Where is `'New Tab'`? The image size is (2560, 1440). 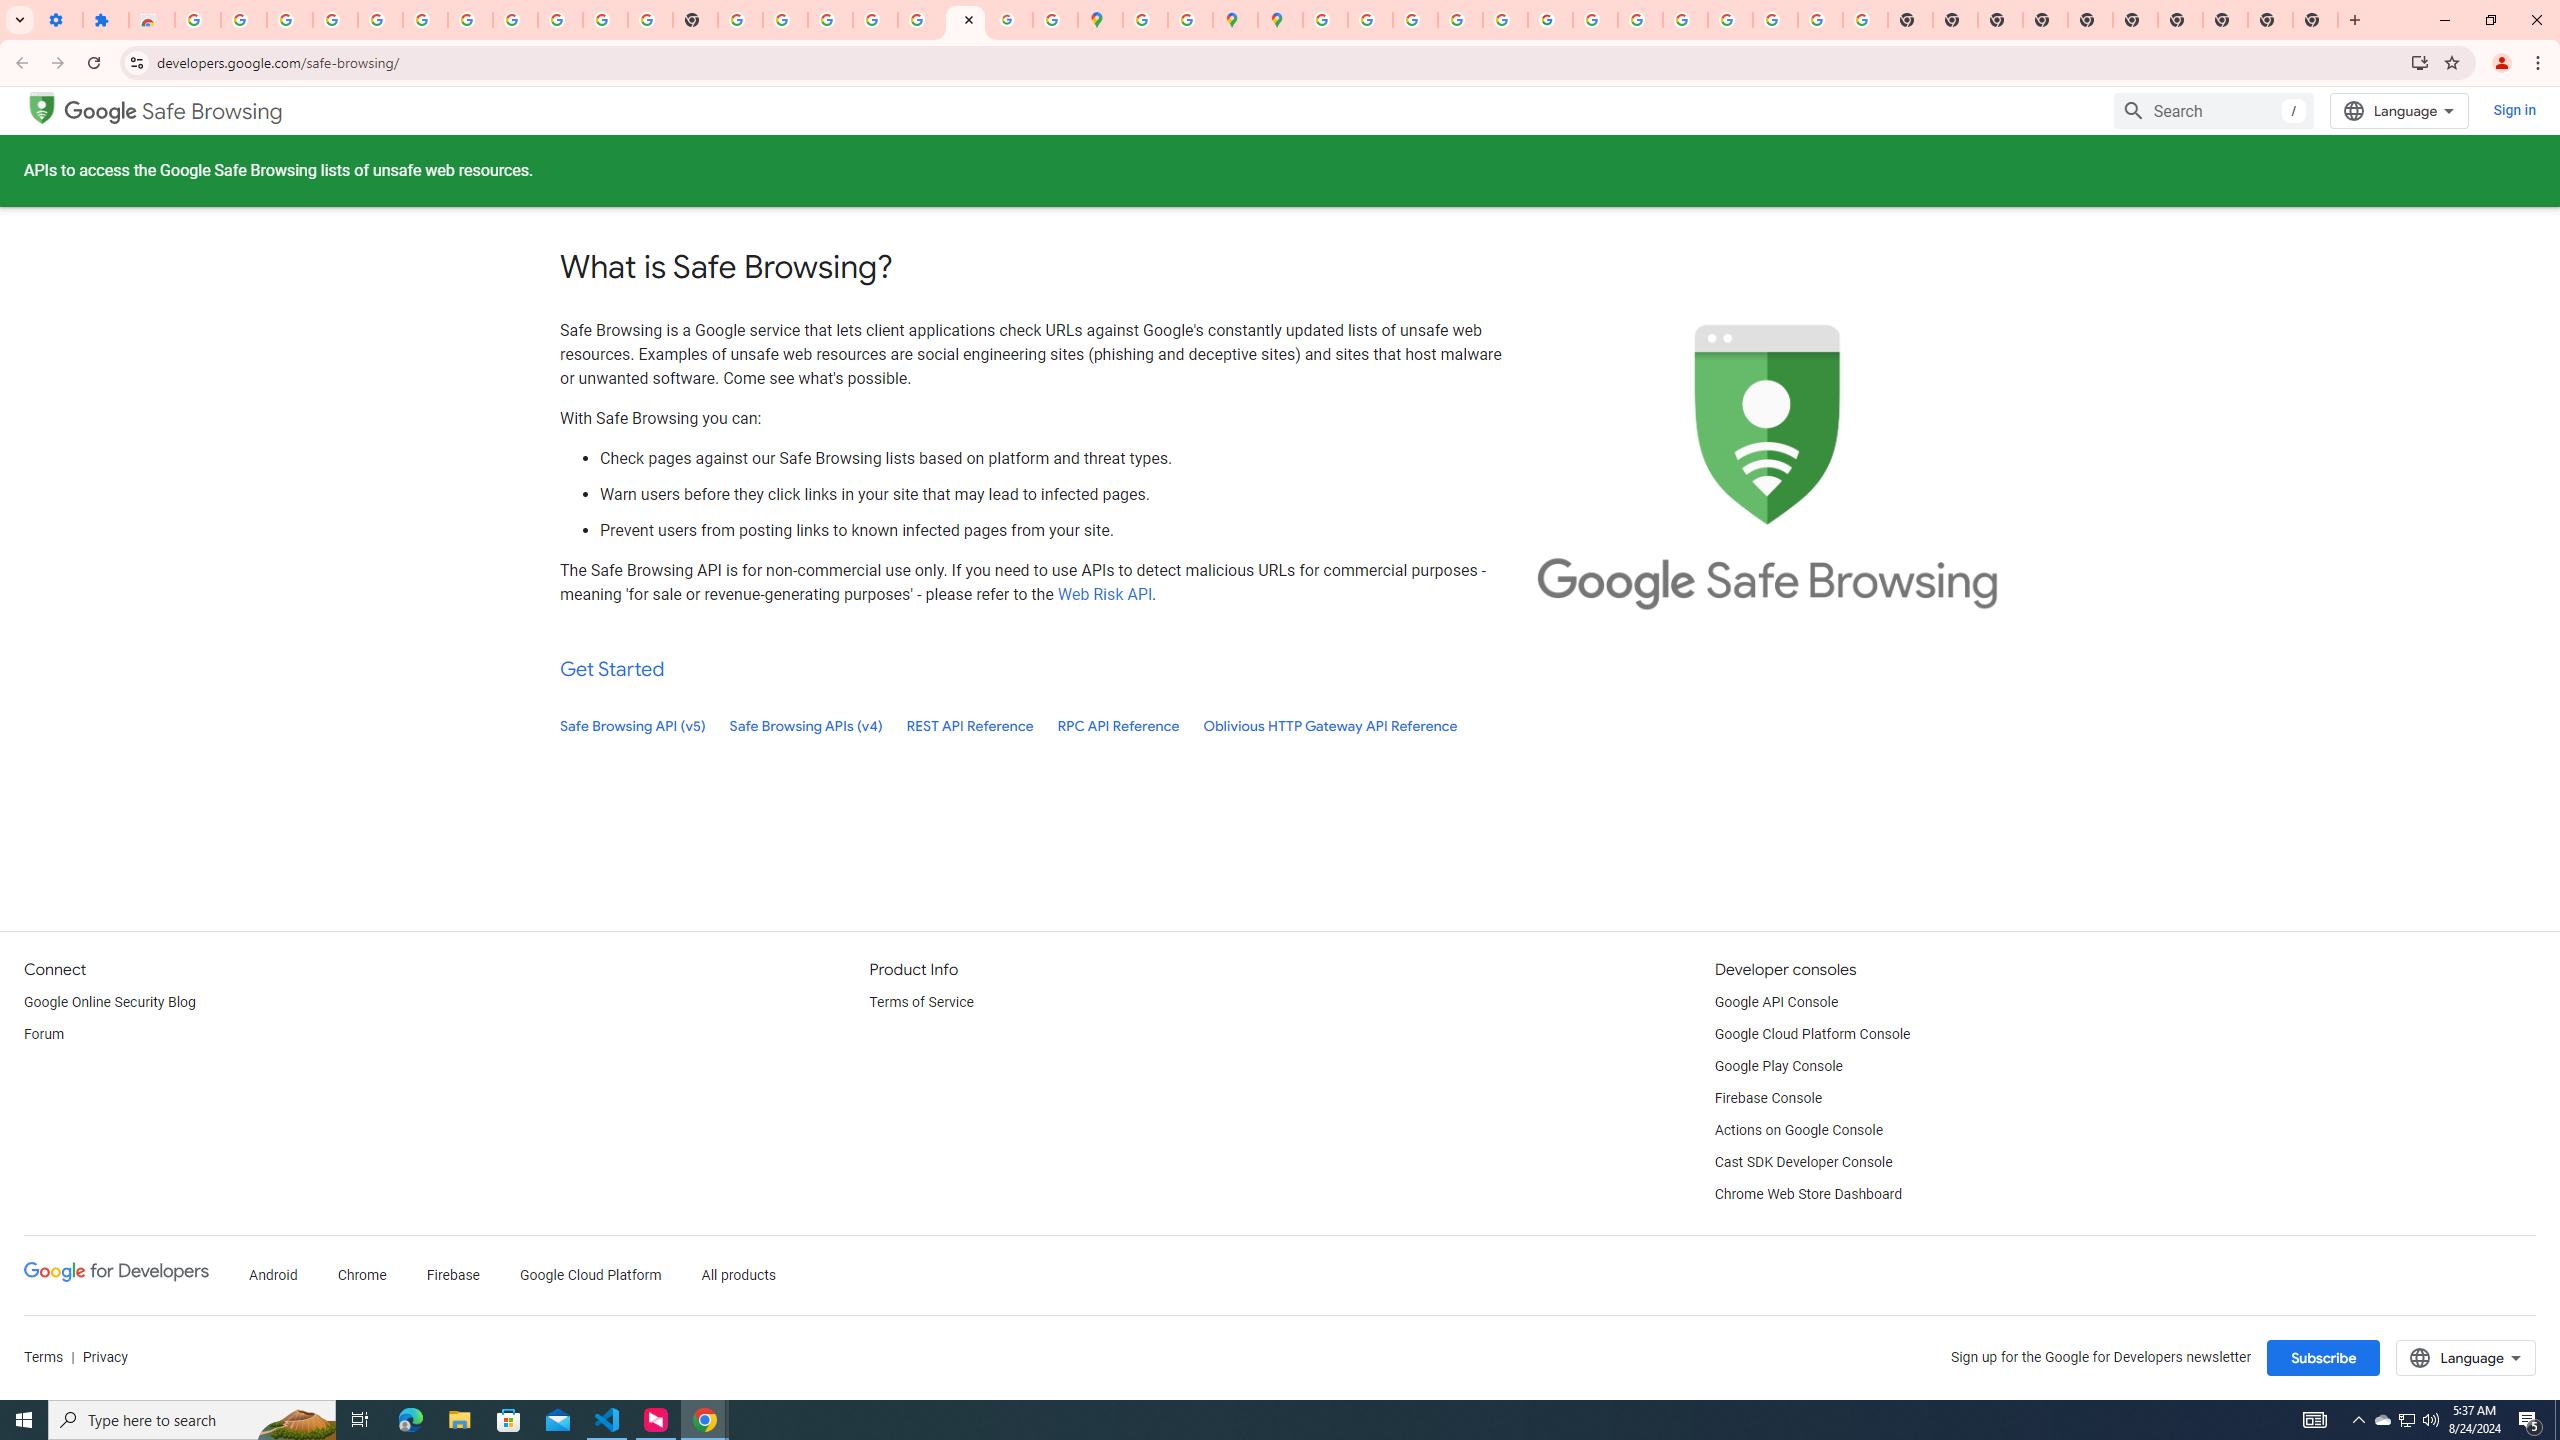
'New Tab' is located at coordinates (2315, 19).